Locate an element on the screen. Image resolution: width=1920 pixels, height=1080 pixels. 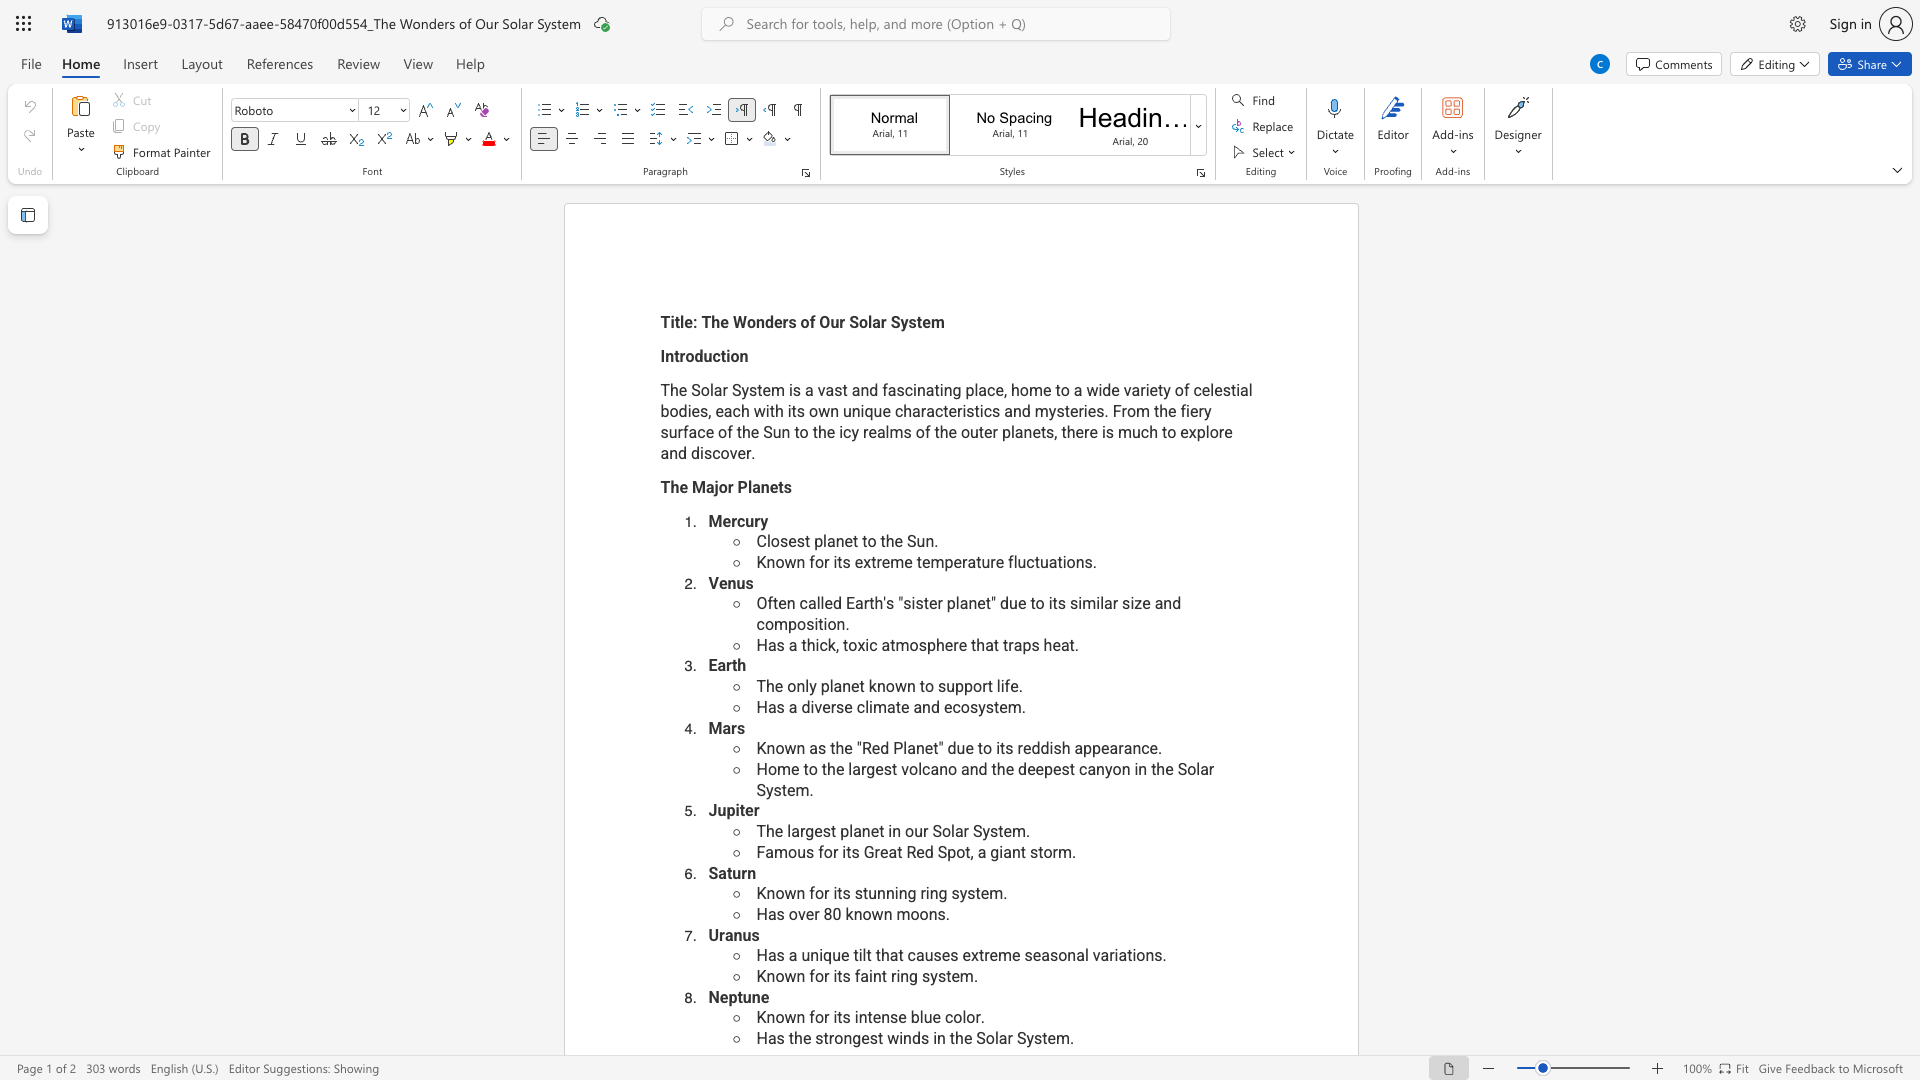
the subset text "t" within the text "Known as the" is located at coordinates (932, 748).